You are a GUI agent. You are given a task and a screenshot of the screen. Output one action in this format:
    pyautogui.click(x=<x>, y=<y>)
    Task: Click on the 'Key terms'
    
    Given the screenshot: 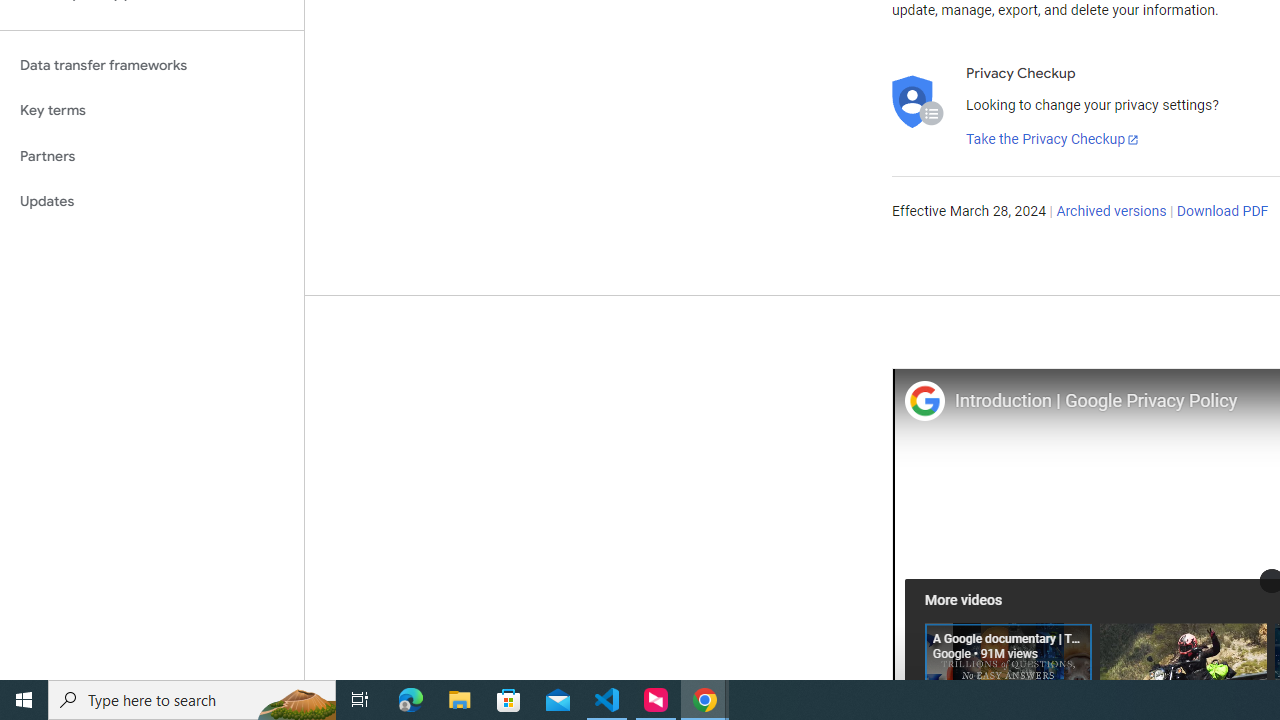 What is the action you would take?
    pyautogui.click(x=151, y=110)
    